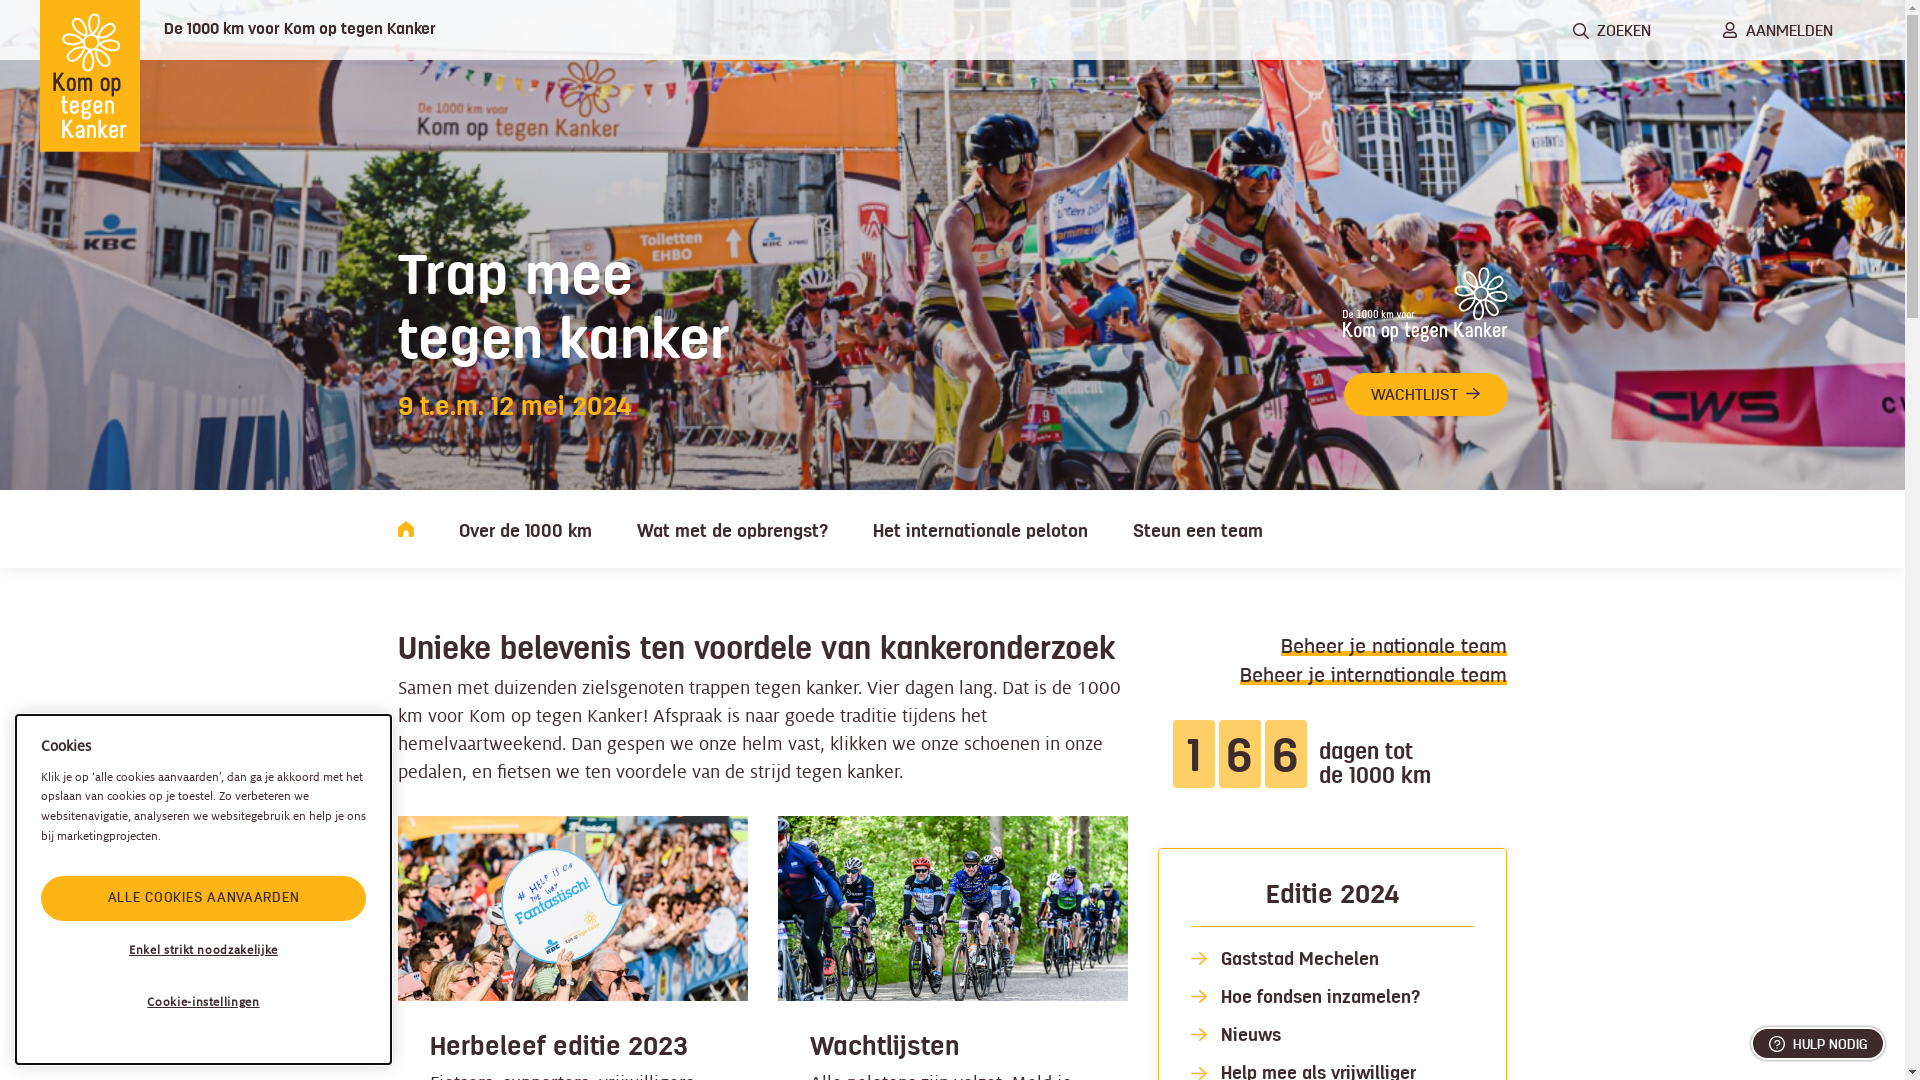 This screenshot has width=1920, height=1080. What do you see at coordinates (203, 897) in the screenshot?
I see `'ALLE COOKIES AANVAARDEN'` at bounding box center [203, 897].